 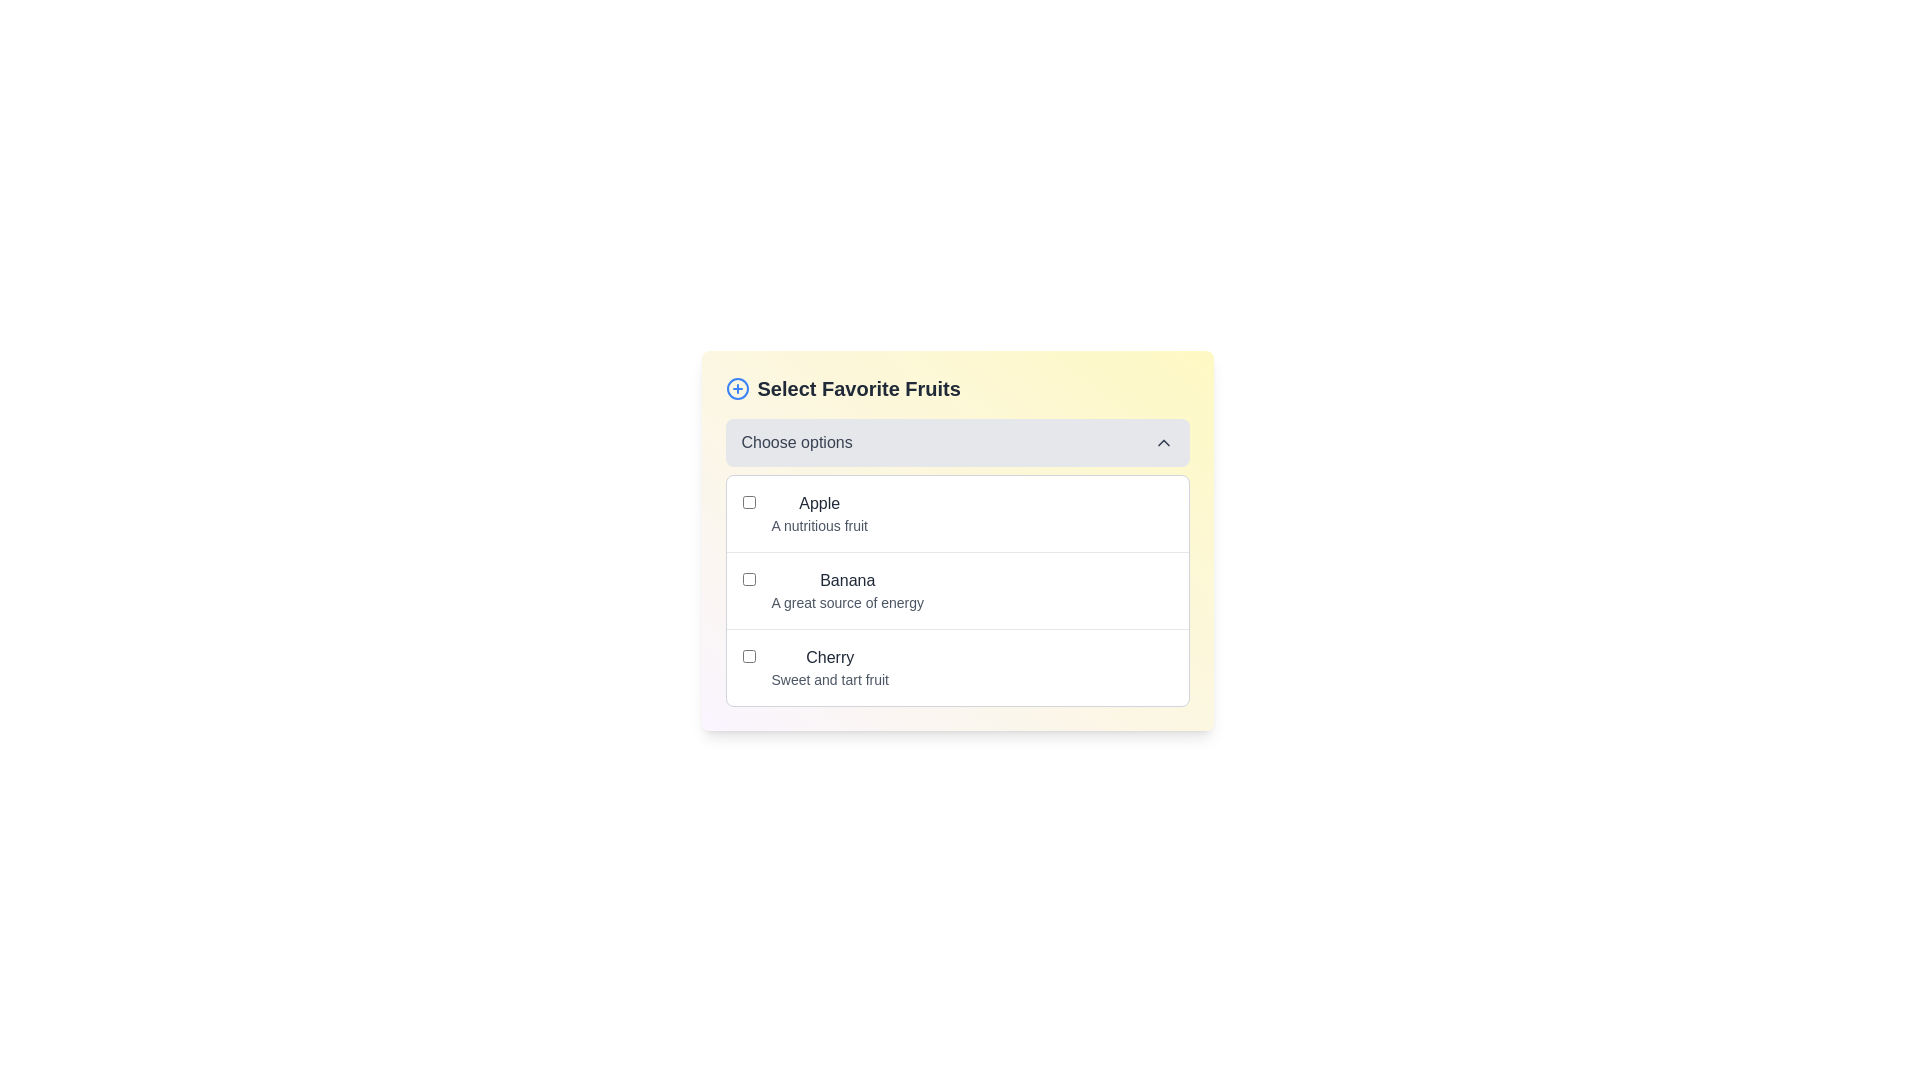 I want to click on the 'Cherry' checkbox option in the 'Select Favorite Fruits' section, so click(x=956, y=667).